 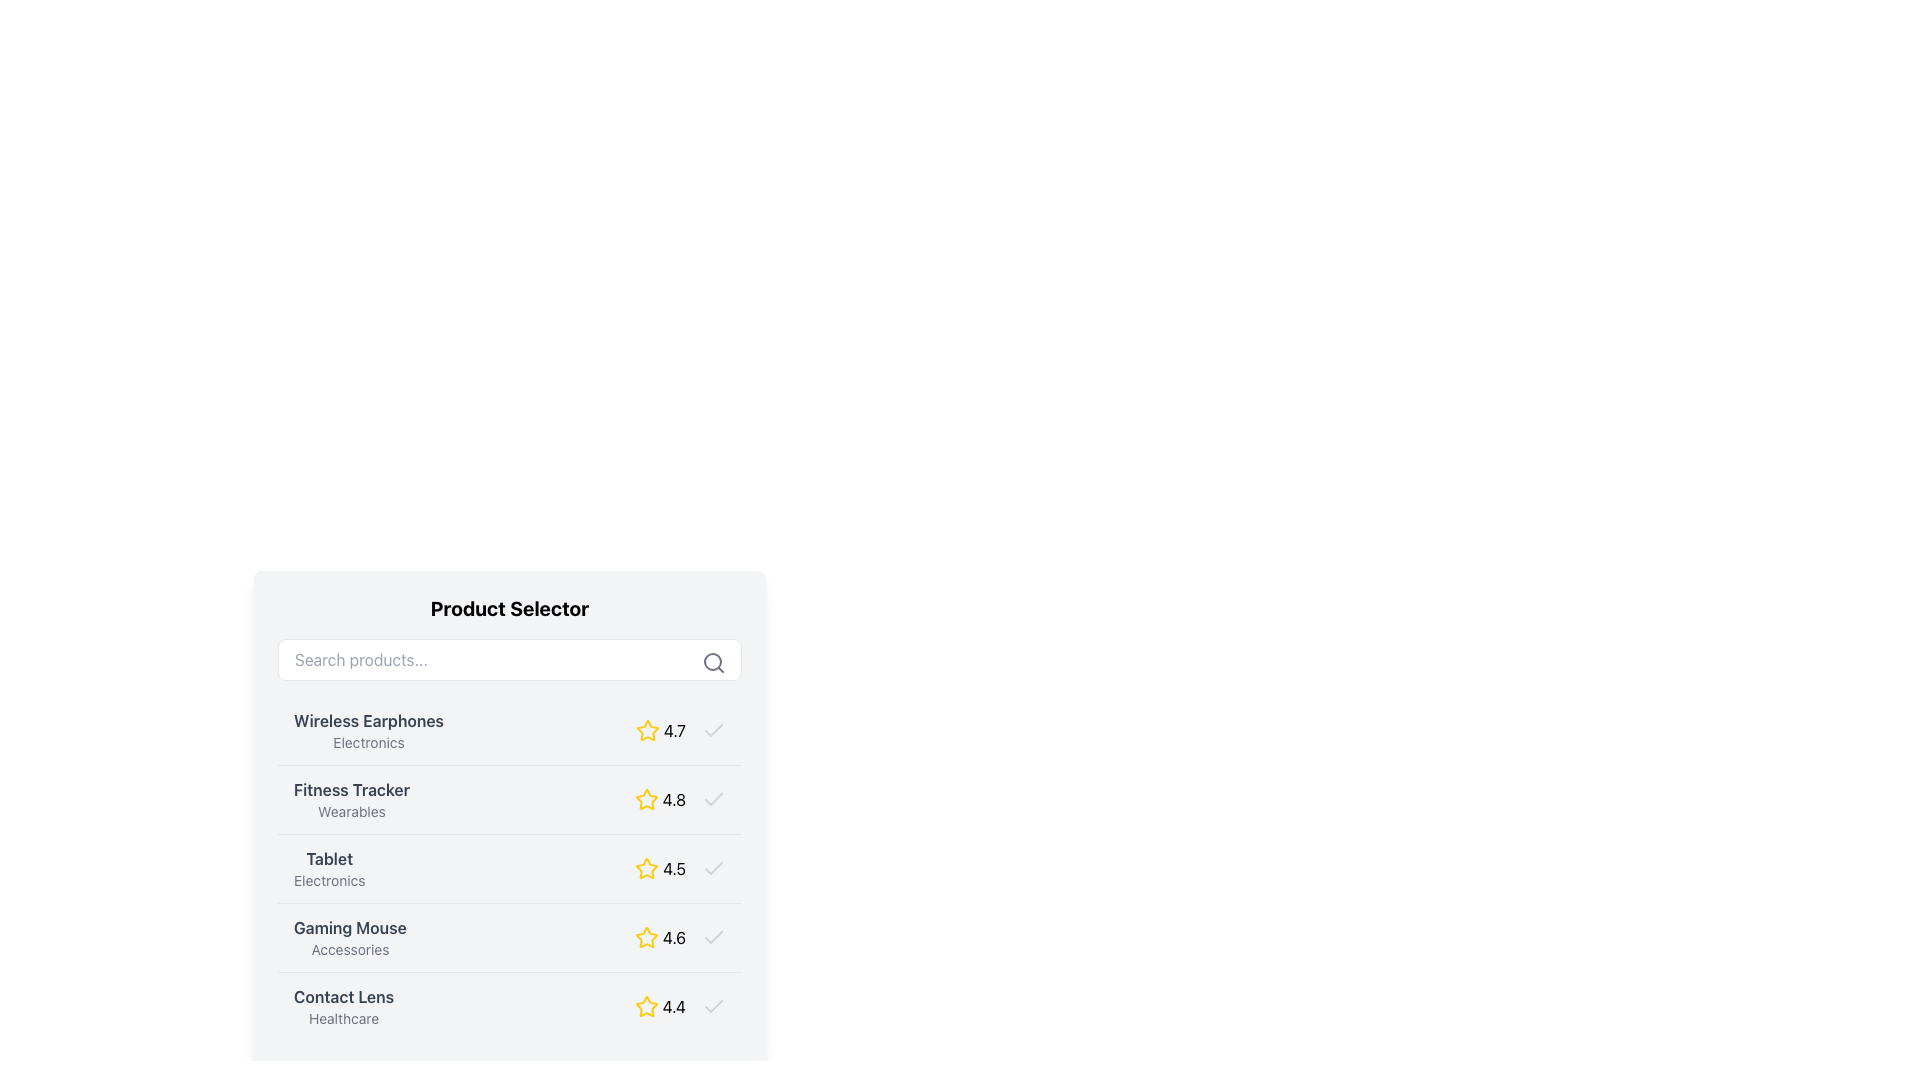 What do you see at coordinates (680, 937) in the screenshot?
I see `the yellow star icon with the text '4.6' that is part of the 'Gaming Mouse' row, positioned between 'Accessories' and a checkmark icon` at bounding box center [680, 937].